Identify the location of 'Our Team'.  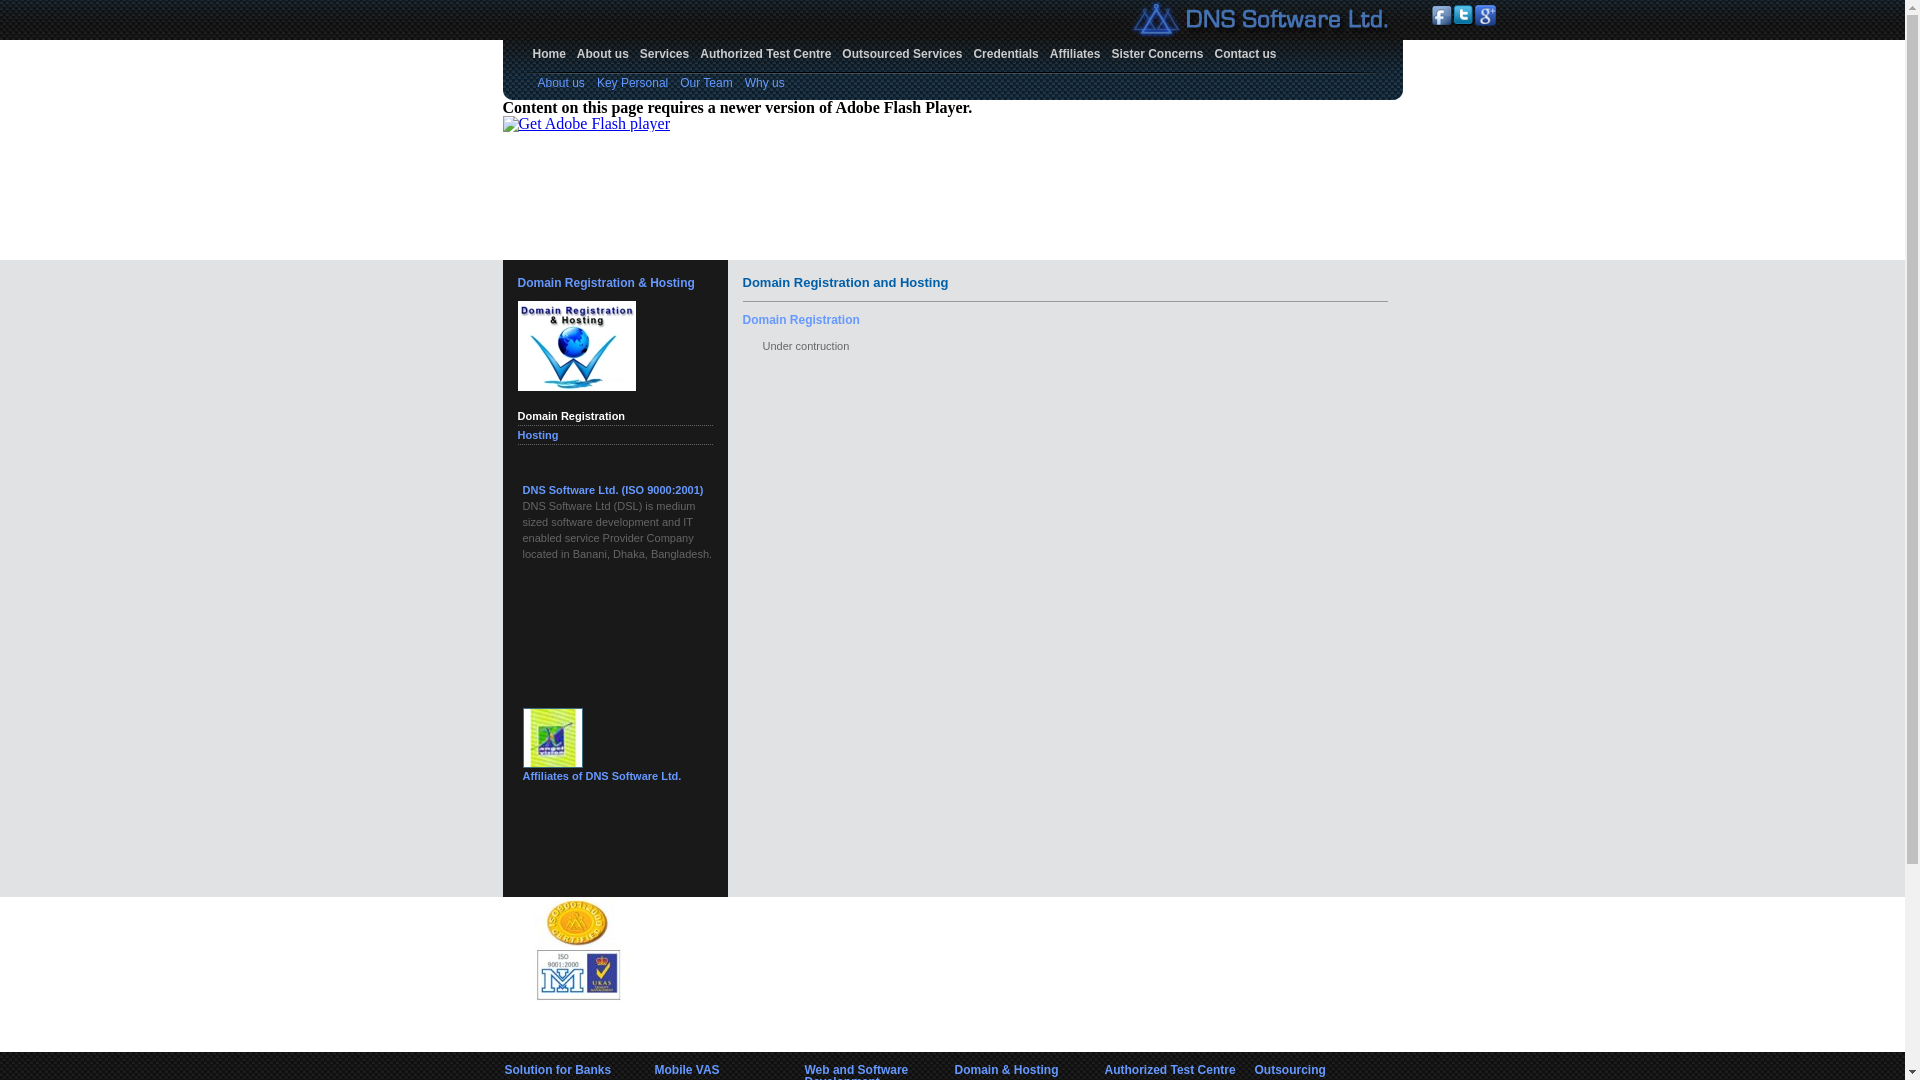
(680, 82).